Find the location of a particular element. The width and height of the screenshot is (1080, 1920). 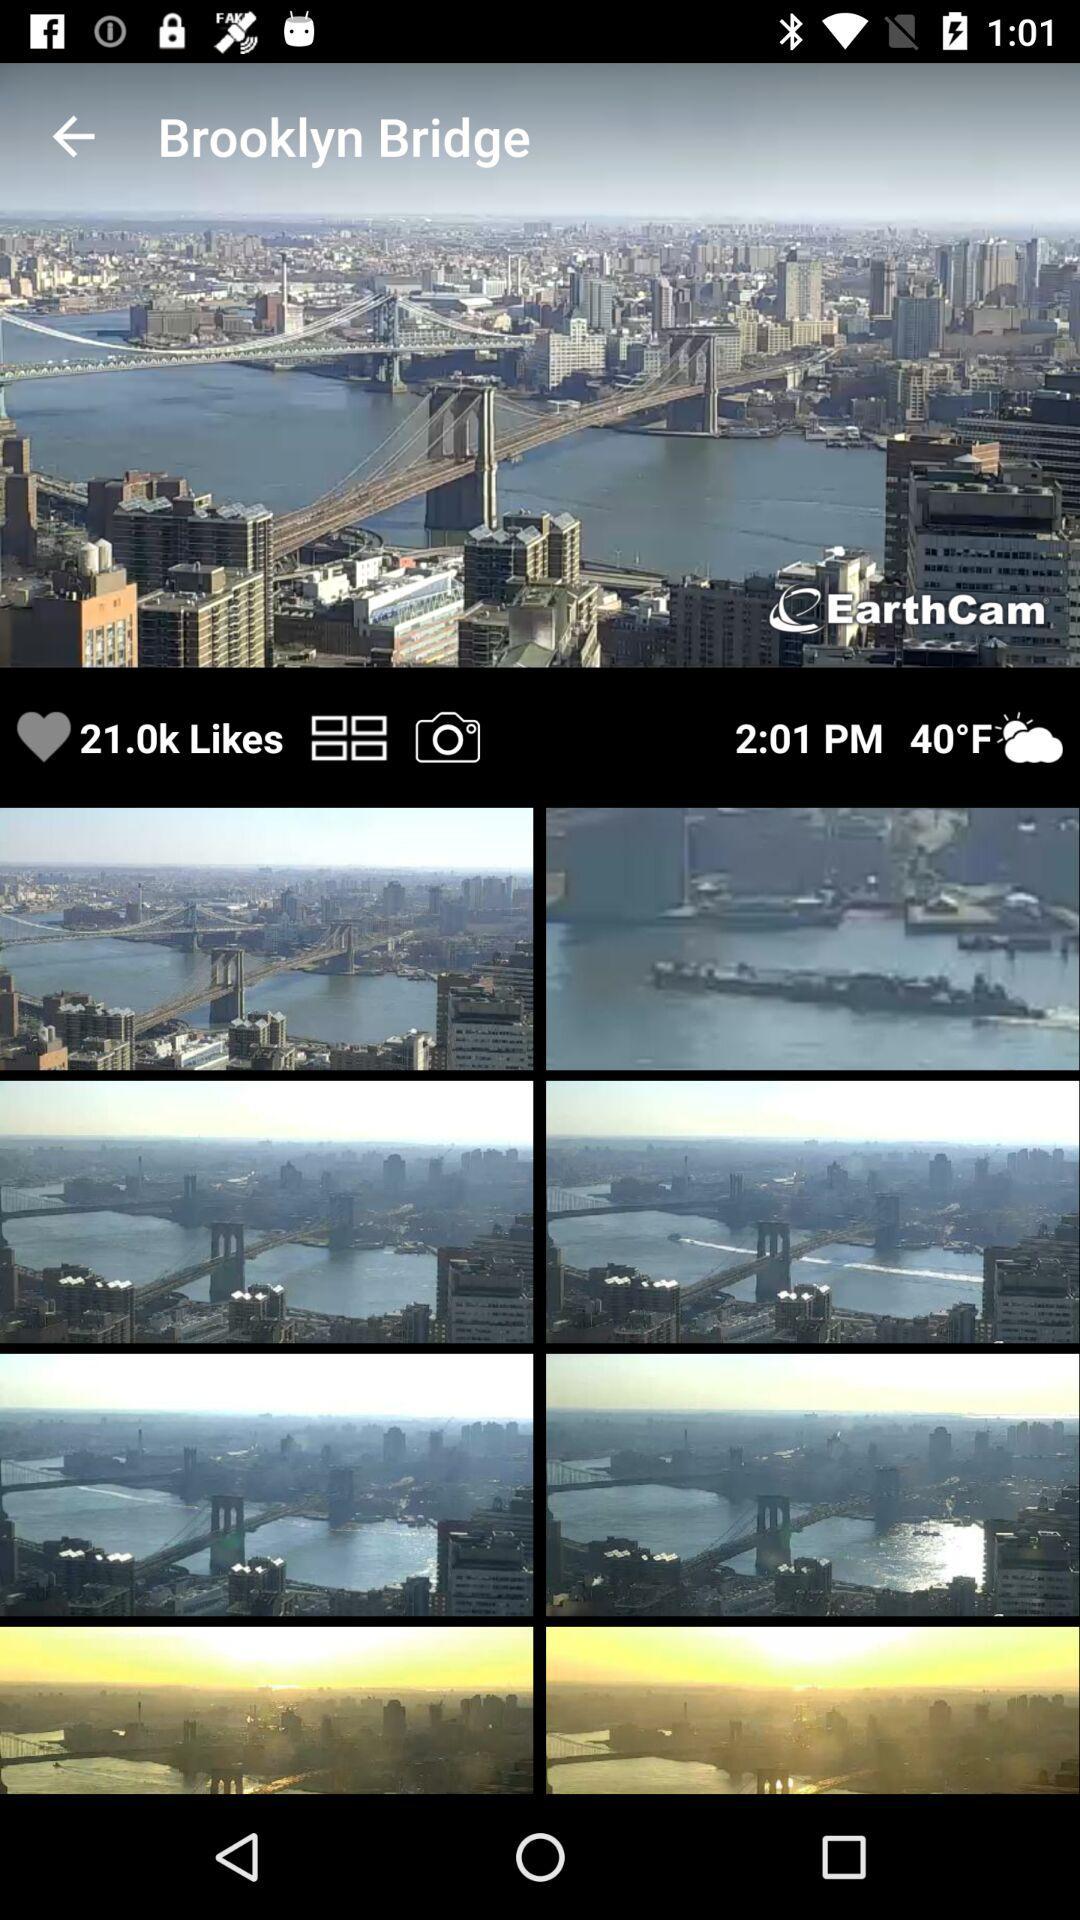

the photo icon is located at coordinates (446, 736).